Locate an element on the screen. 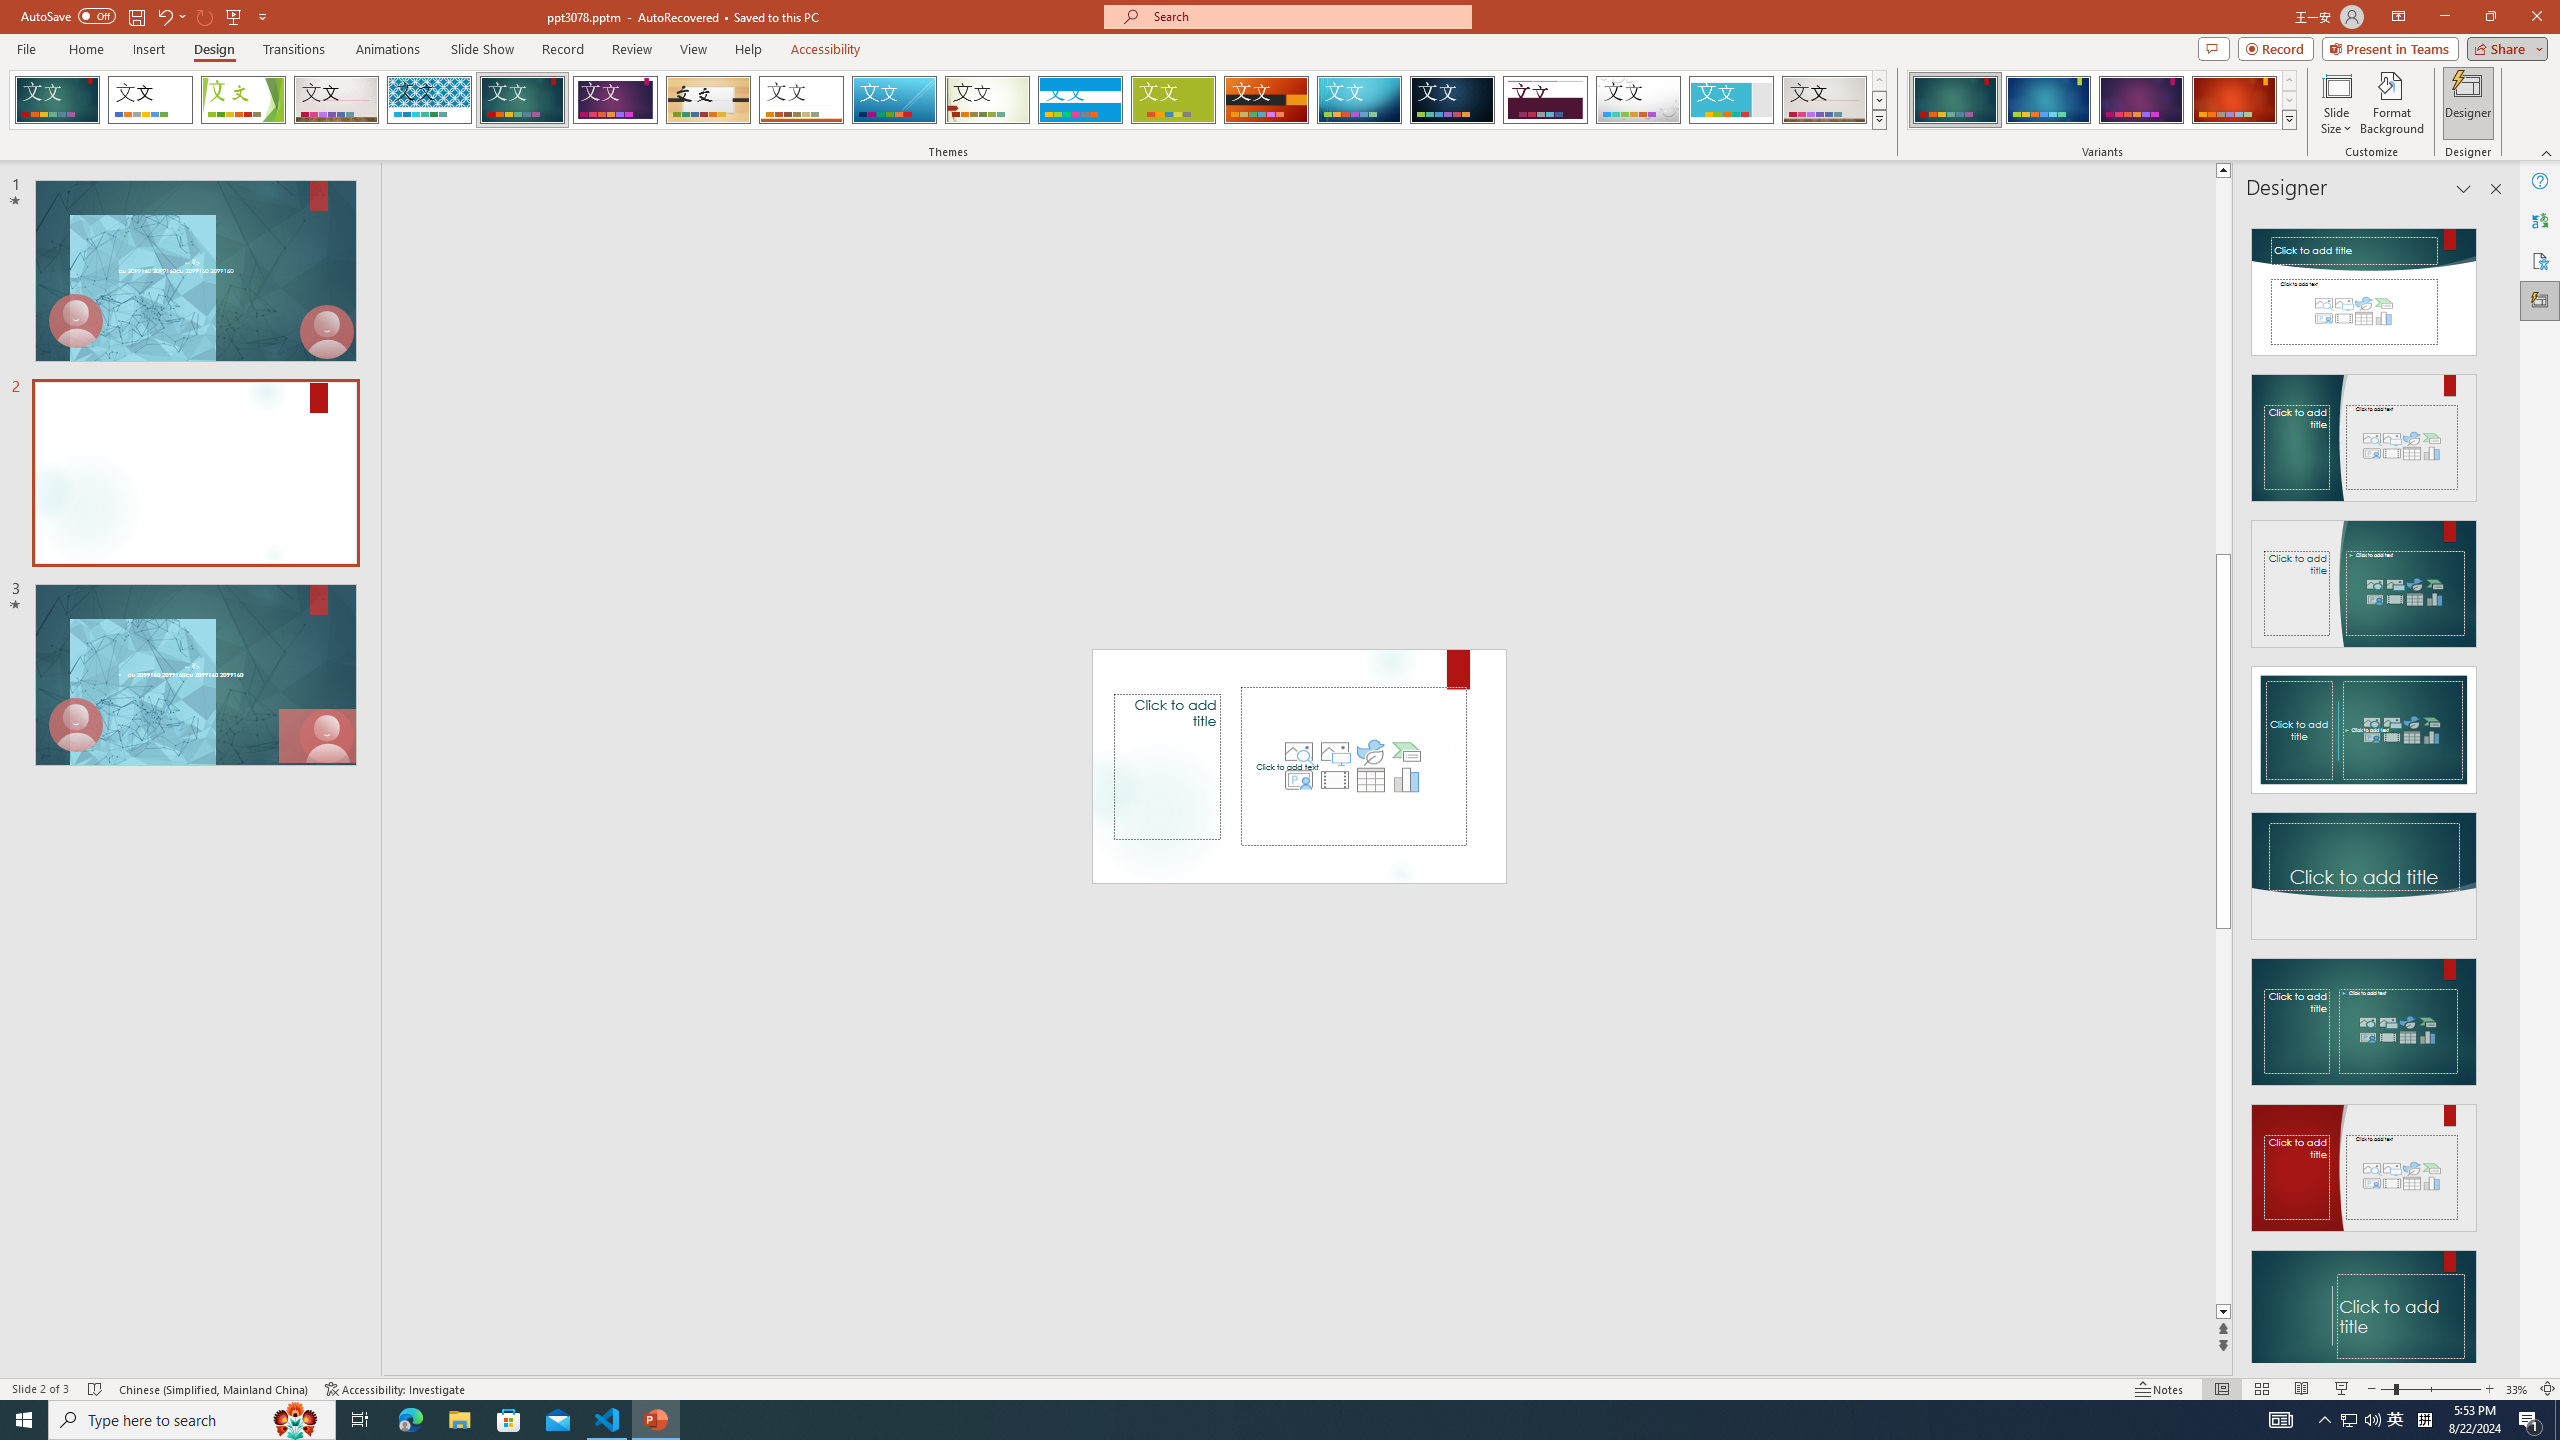 The image size is (2560, 1440). 'Berlin' is located at coordinates (1267, 99).